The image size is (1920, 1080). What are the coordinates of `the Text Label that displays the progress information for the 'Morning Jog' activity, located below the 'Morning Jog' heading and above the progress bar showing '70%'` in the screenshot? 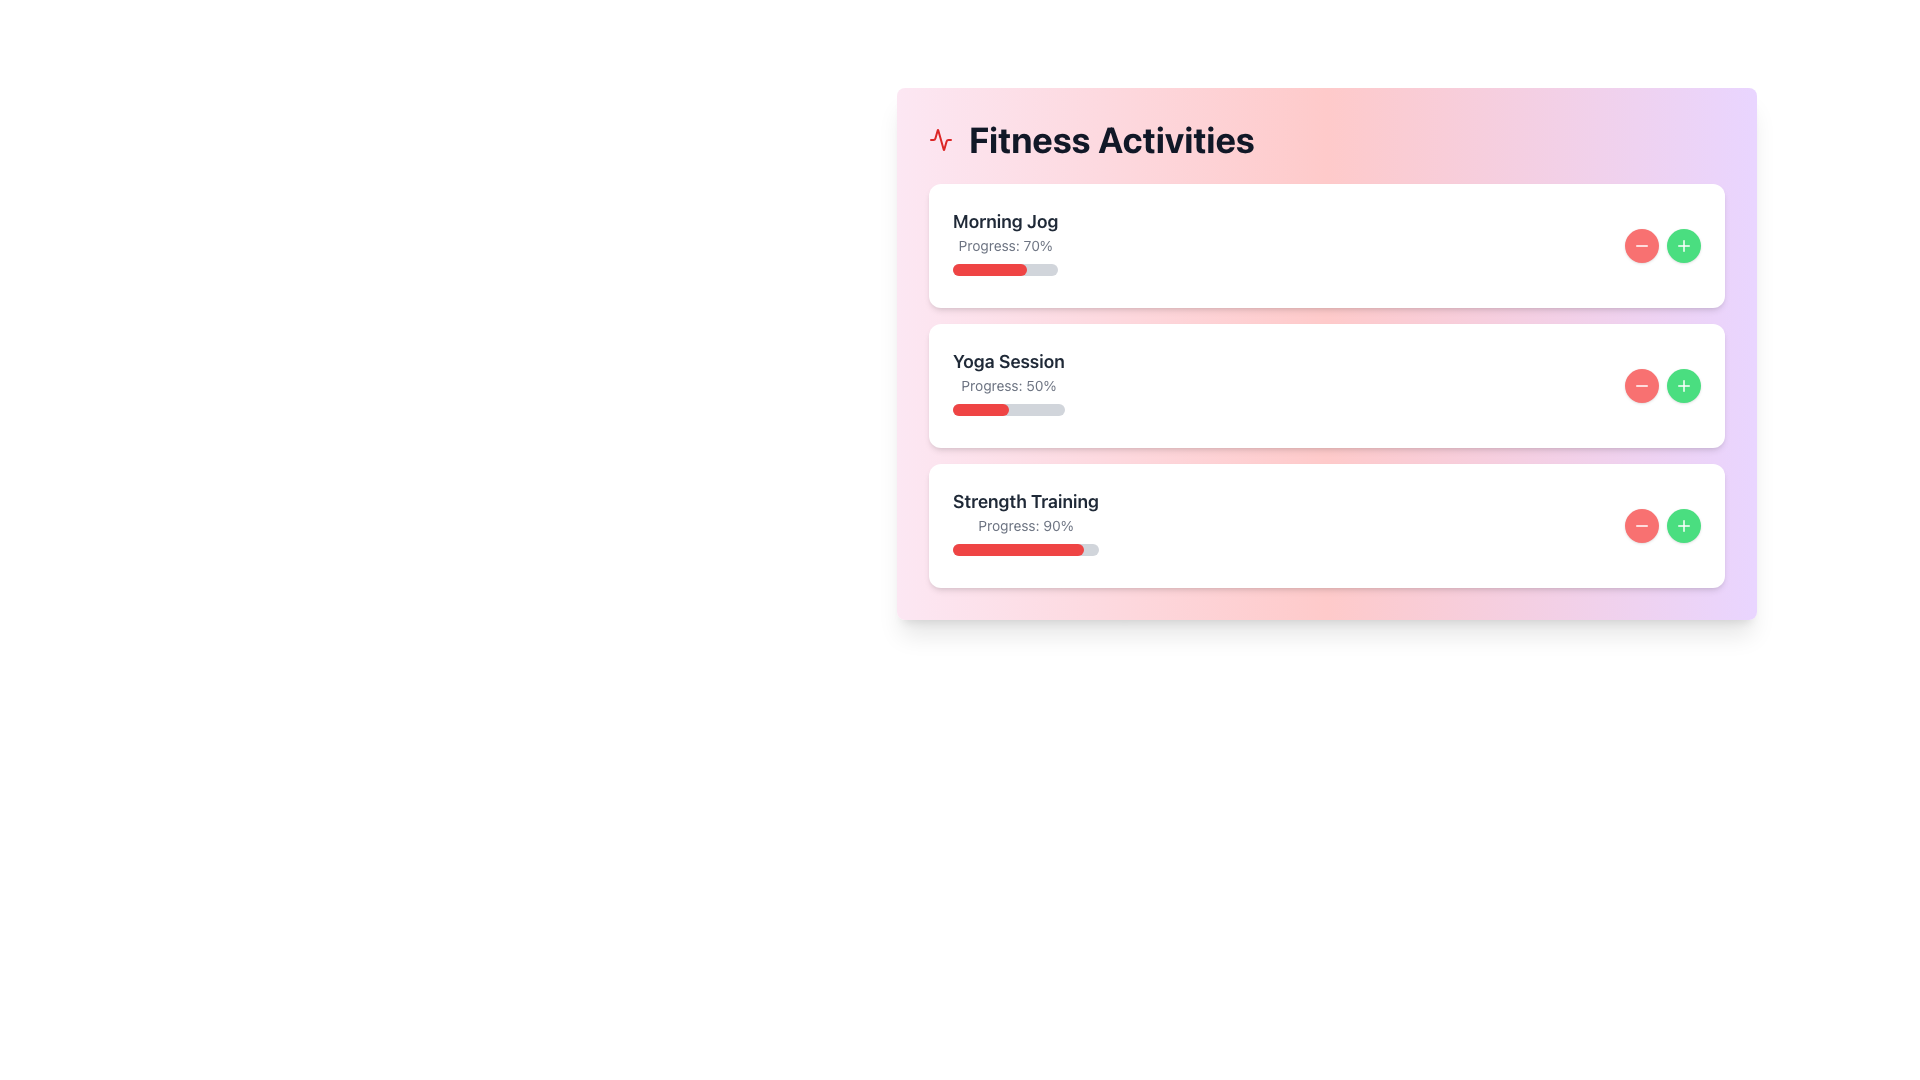 It's located at (1005, 245).